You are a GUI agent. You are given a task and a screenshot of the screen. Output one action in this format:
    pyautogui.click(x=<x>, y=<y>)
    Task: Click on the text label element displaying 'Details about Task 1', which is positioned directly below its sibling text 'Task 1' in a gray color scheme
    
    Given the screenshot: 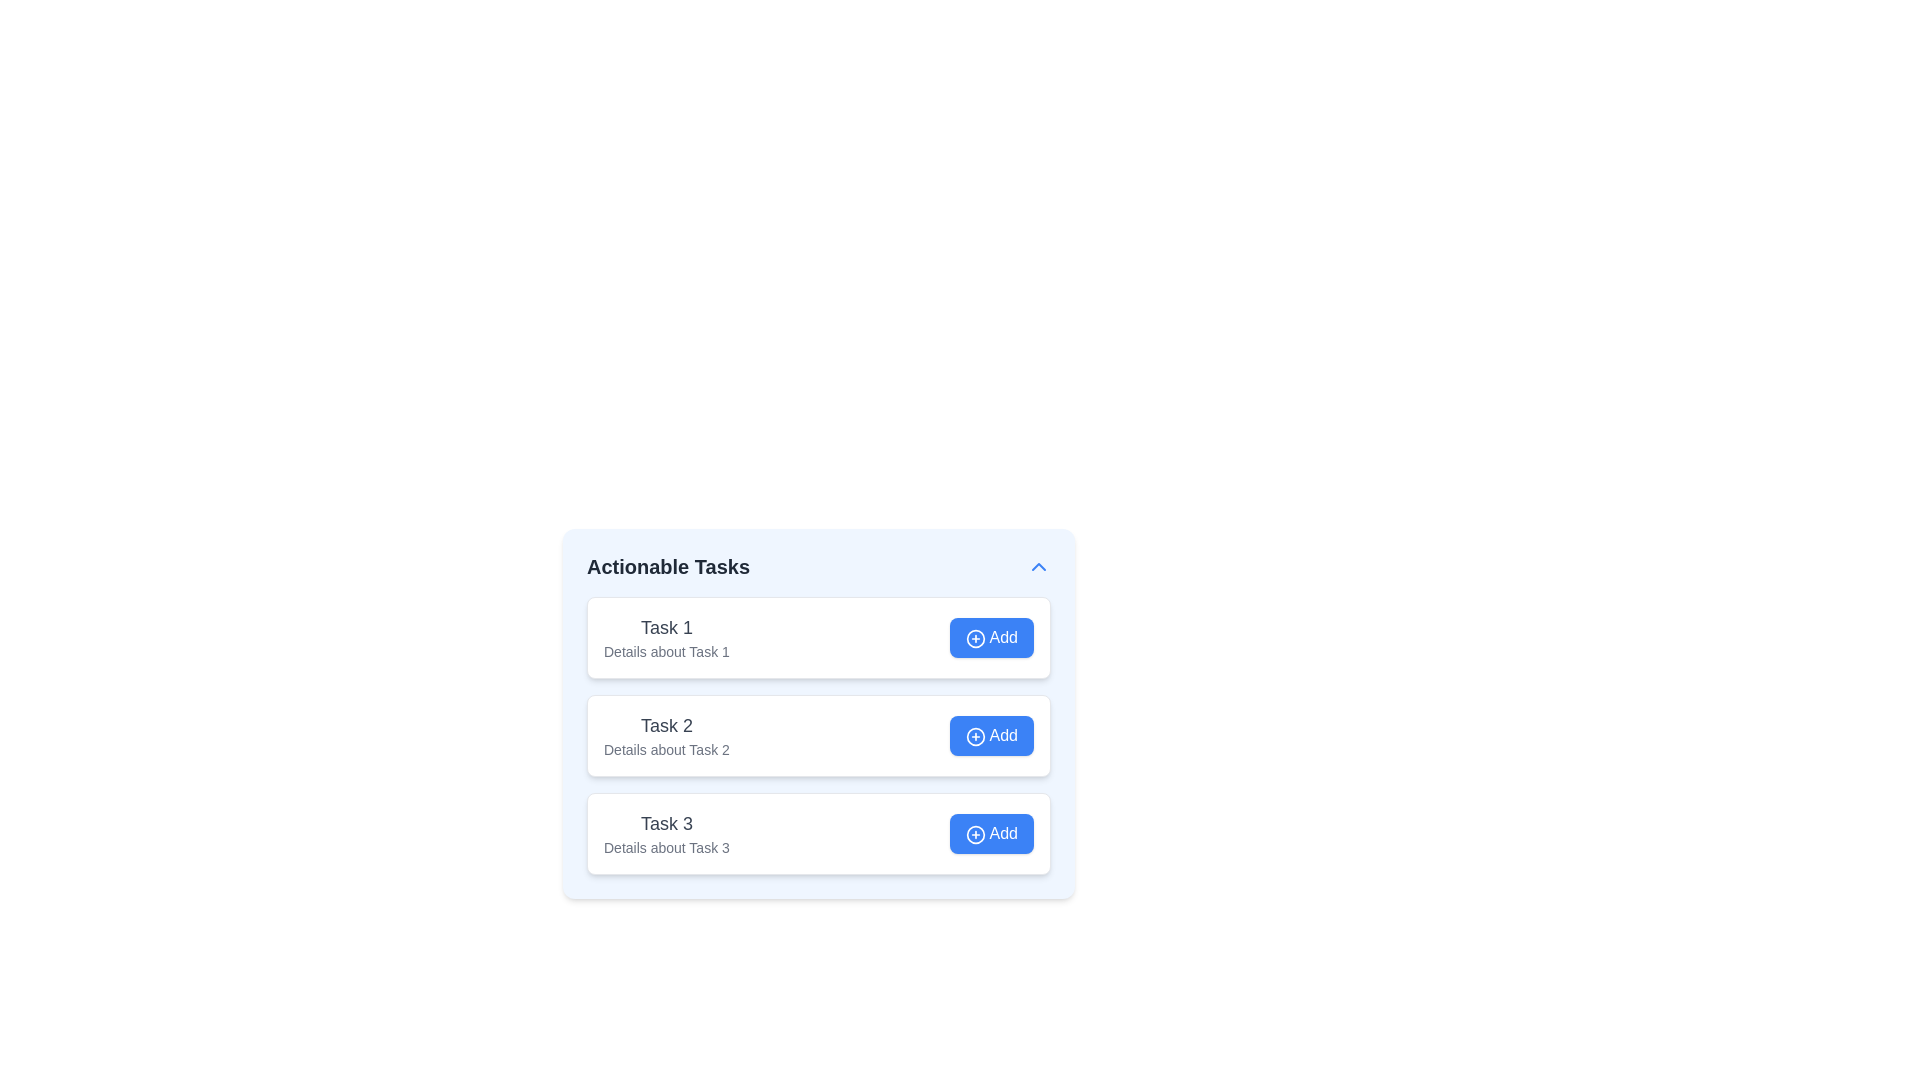 What is the action you would take?
    pyautogui.click(x=666, y=651)
    